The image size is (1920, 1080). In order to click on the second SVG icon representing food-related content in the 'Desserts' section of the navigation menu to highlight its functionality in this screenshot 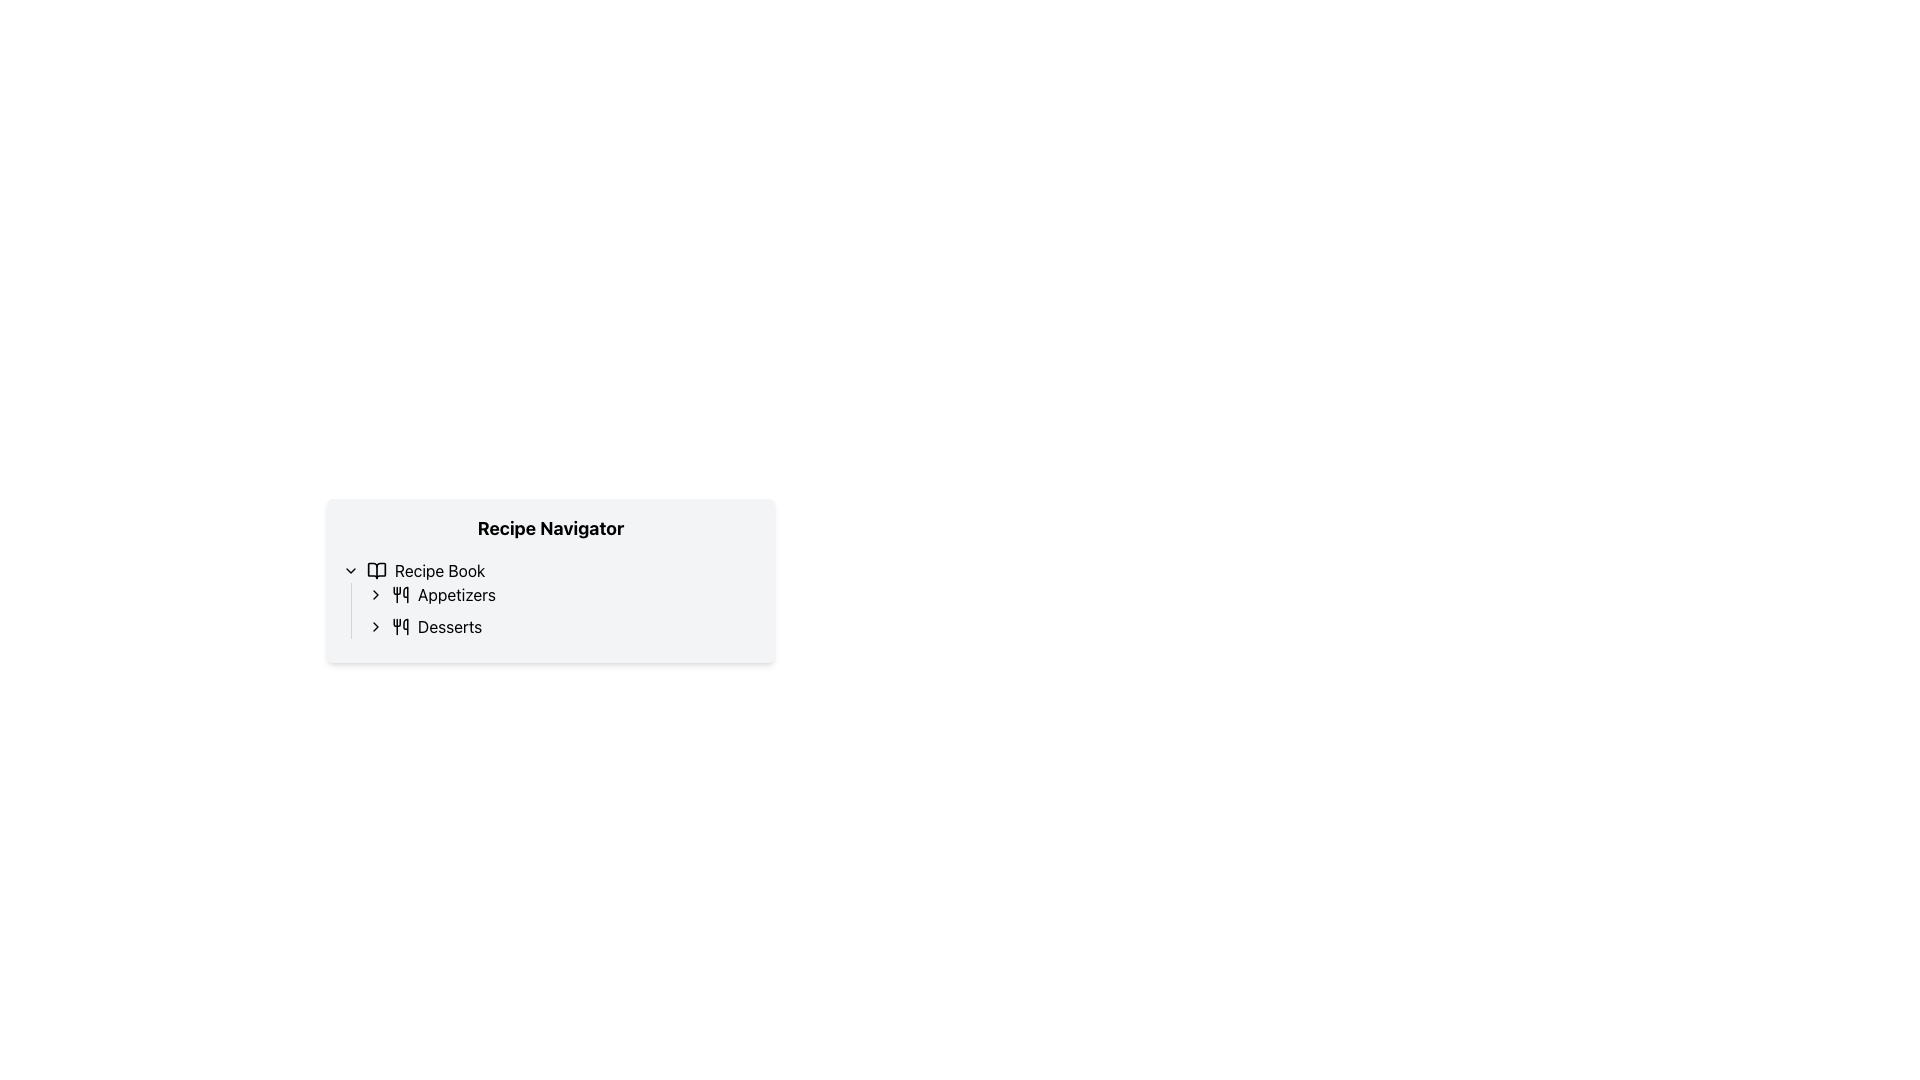, I will do `click(400, 626)`.